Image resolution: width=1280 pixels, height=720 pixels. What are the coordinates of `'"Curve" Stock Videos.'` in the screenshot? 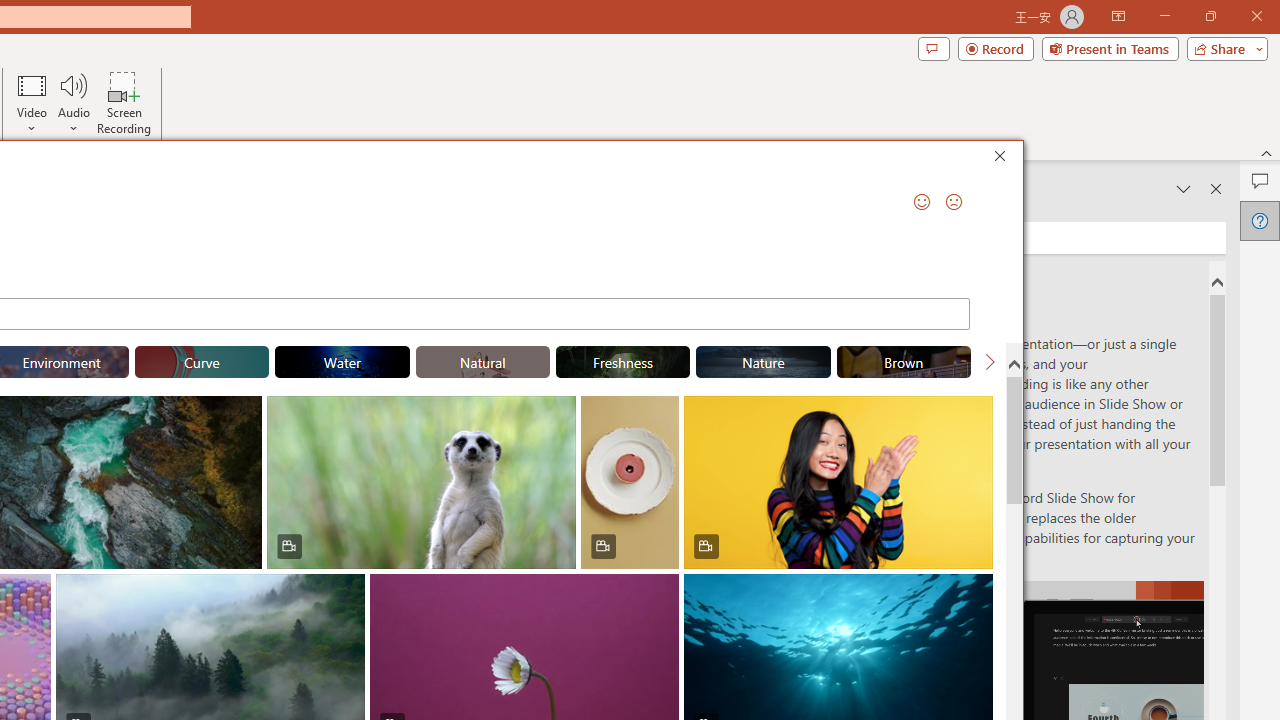 It's located at (201, 362).